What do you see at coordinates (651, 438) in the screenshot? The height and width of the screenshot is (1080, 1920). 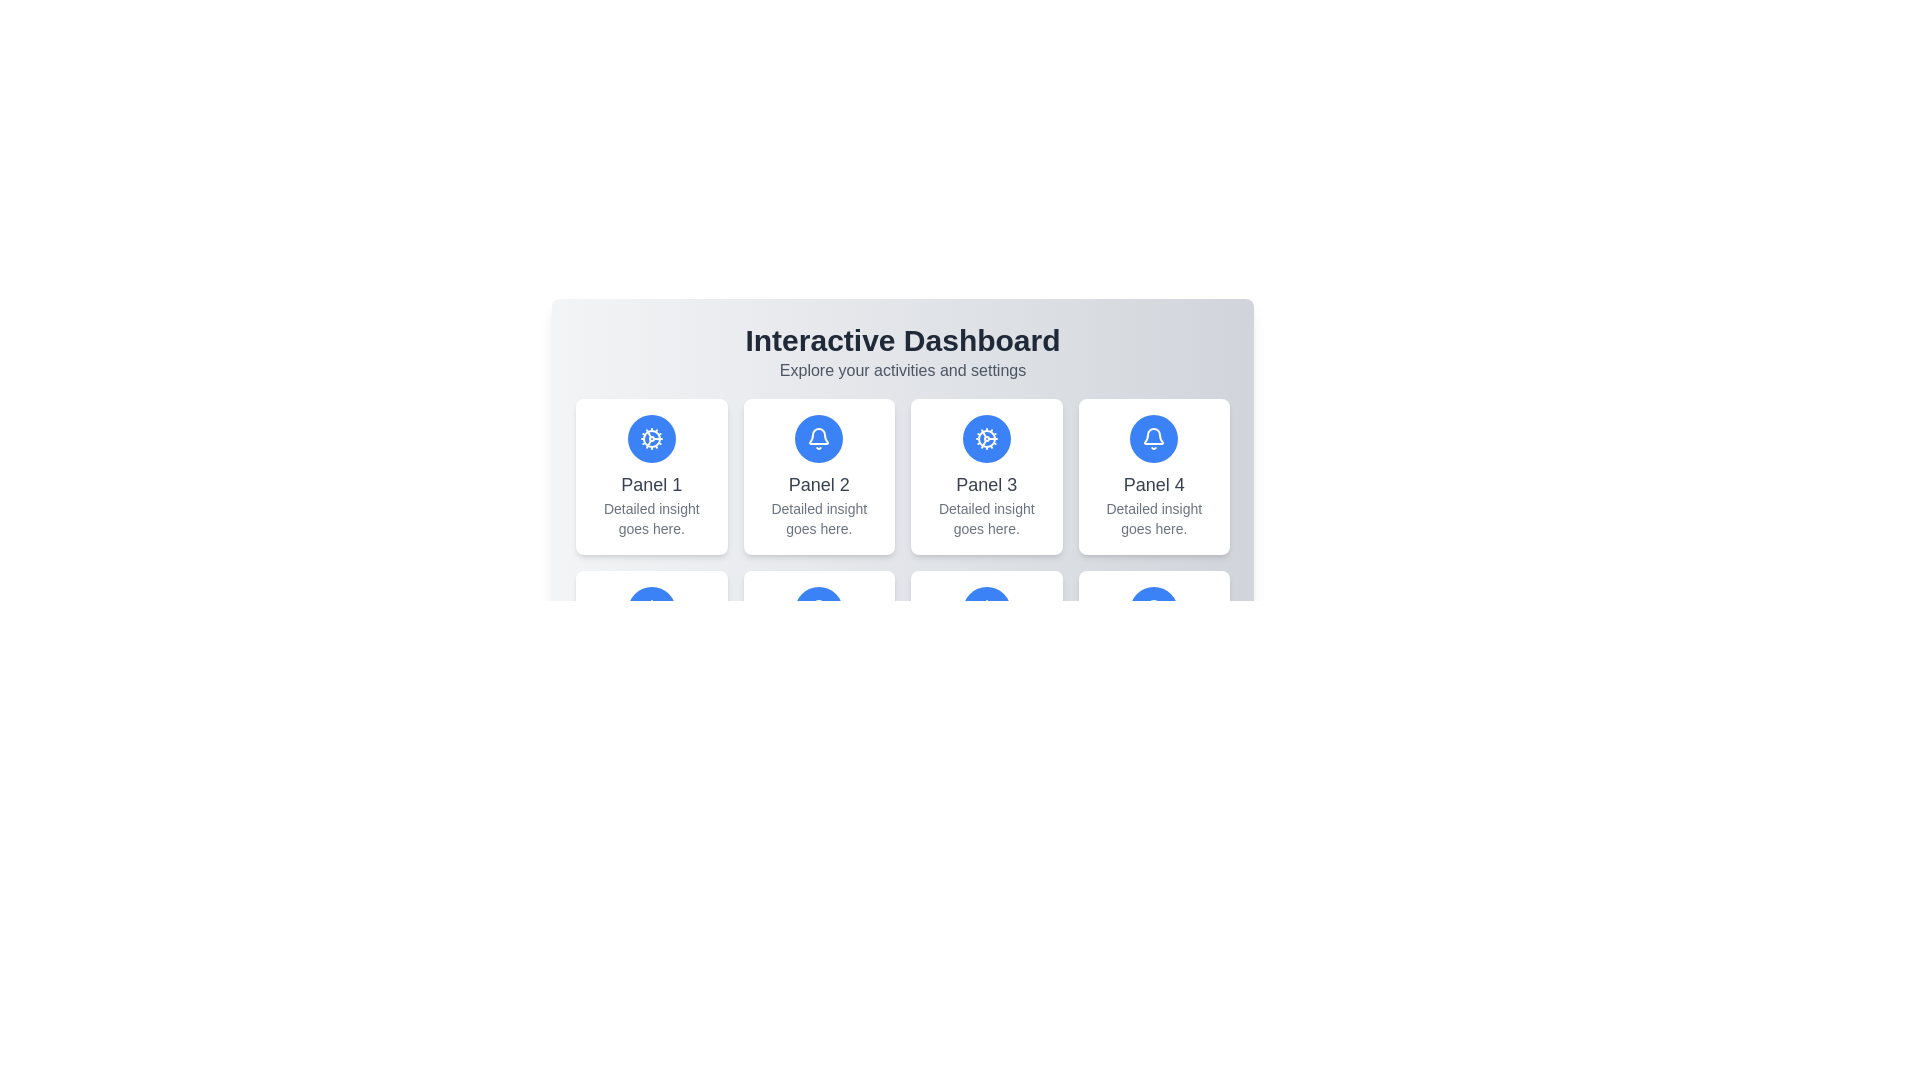 I see `the cogwheel icon, which is characterized by its circular design with gear-like edges and a white color on a blue background` at bounding box center [651, 438].